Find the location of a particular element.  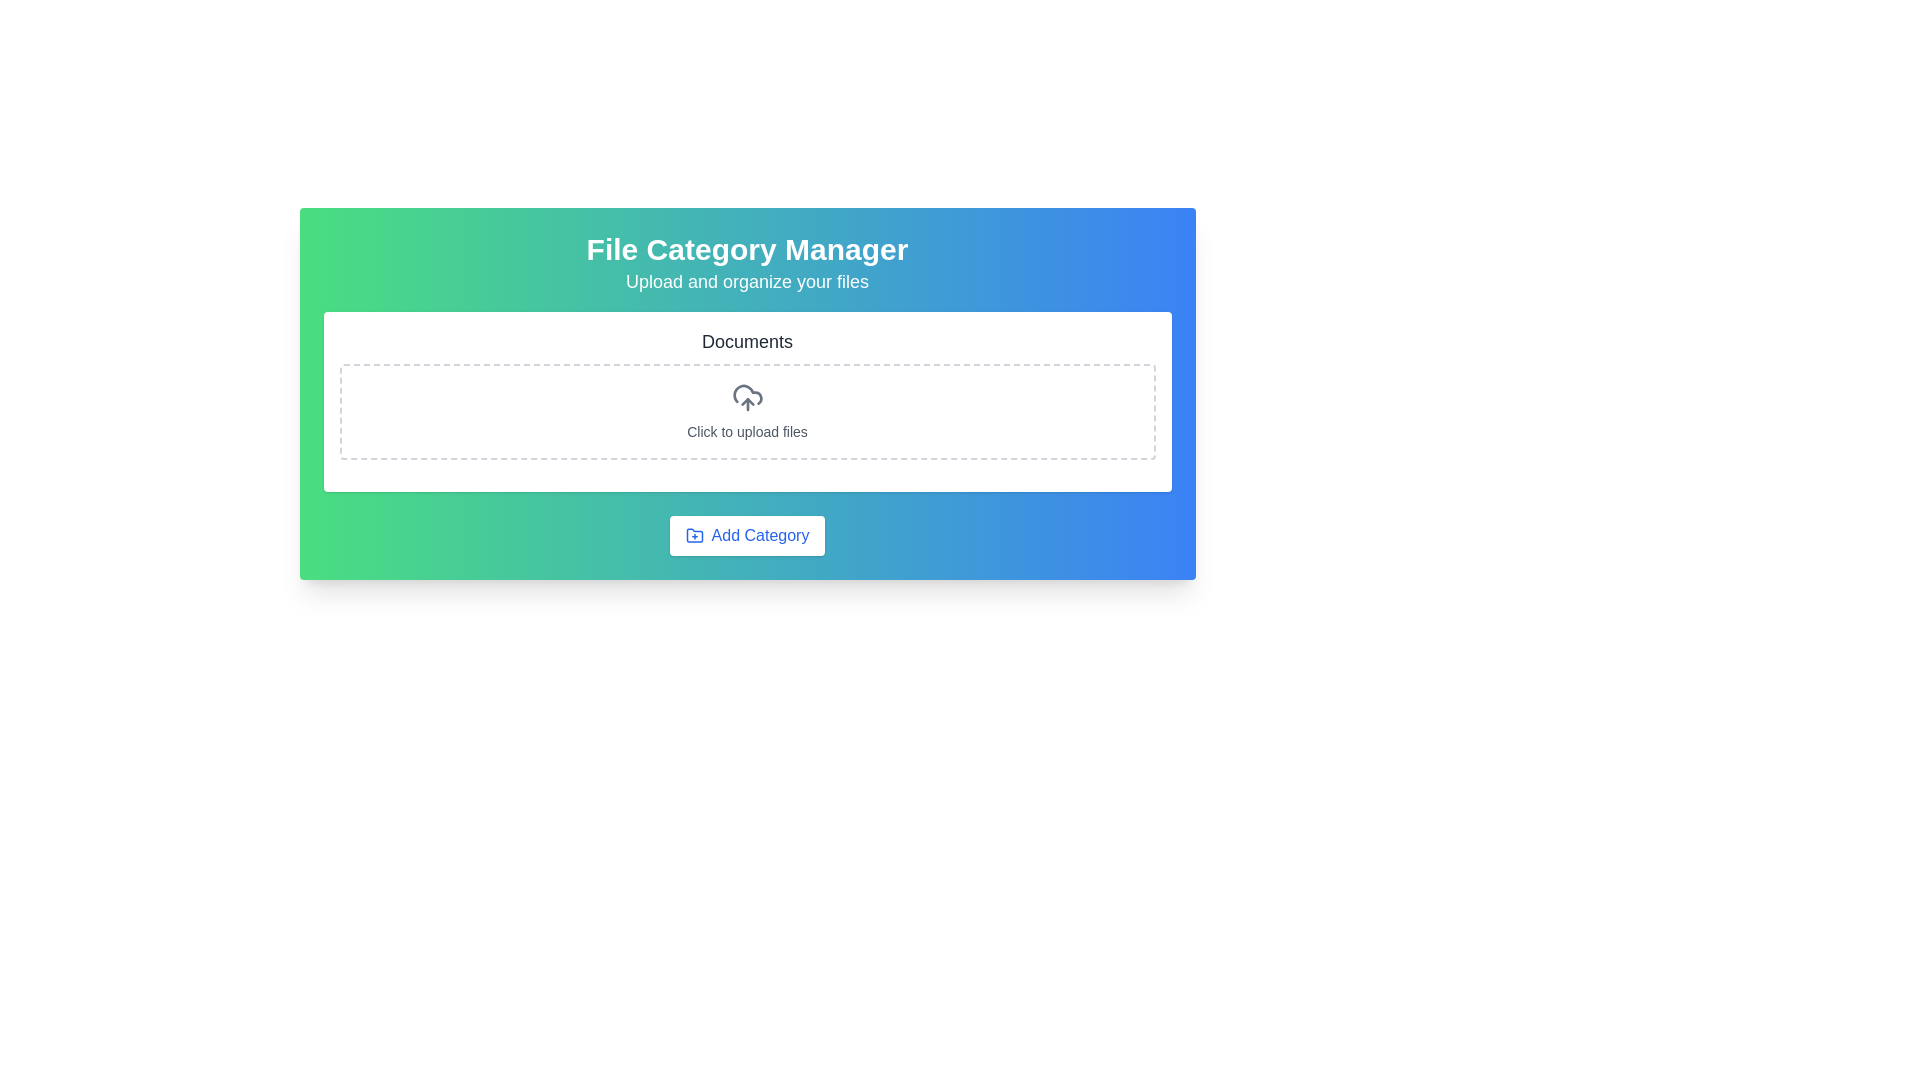

the File upload area, which has a dashed gray border, a centered gray cloud upload icon, and the text 'Click to upload files' below it is located at coordinates (746, 411).